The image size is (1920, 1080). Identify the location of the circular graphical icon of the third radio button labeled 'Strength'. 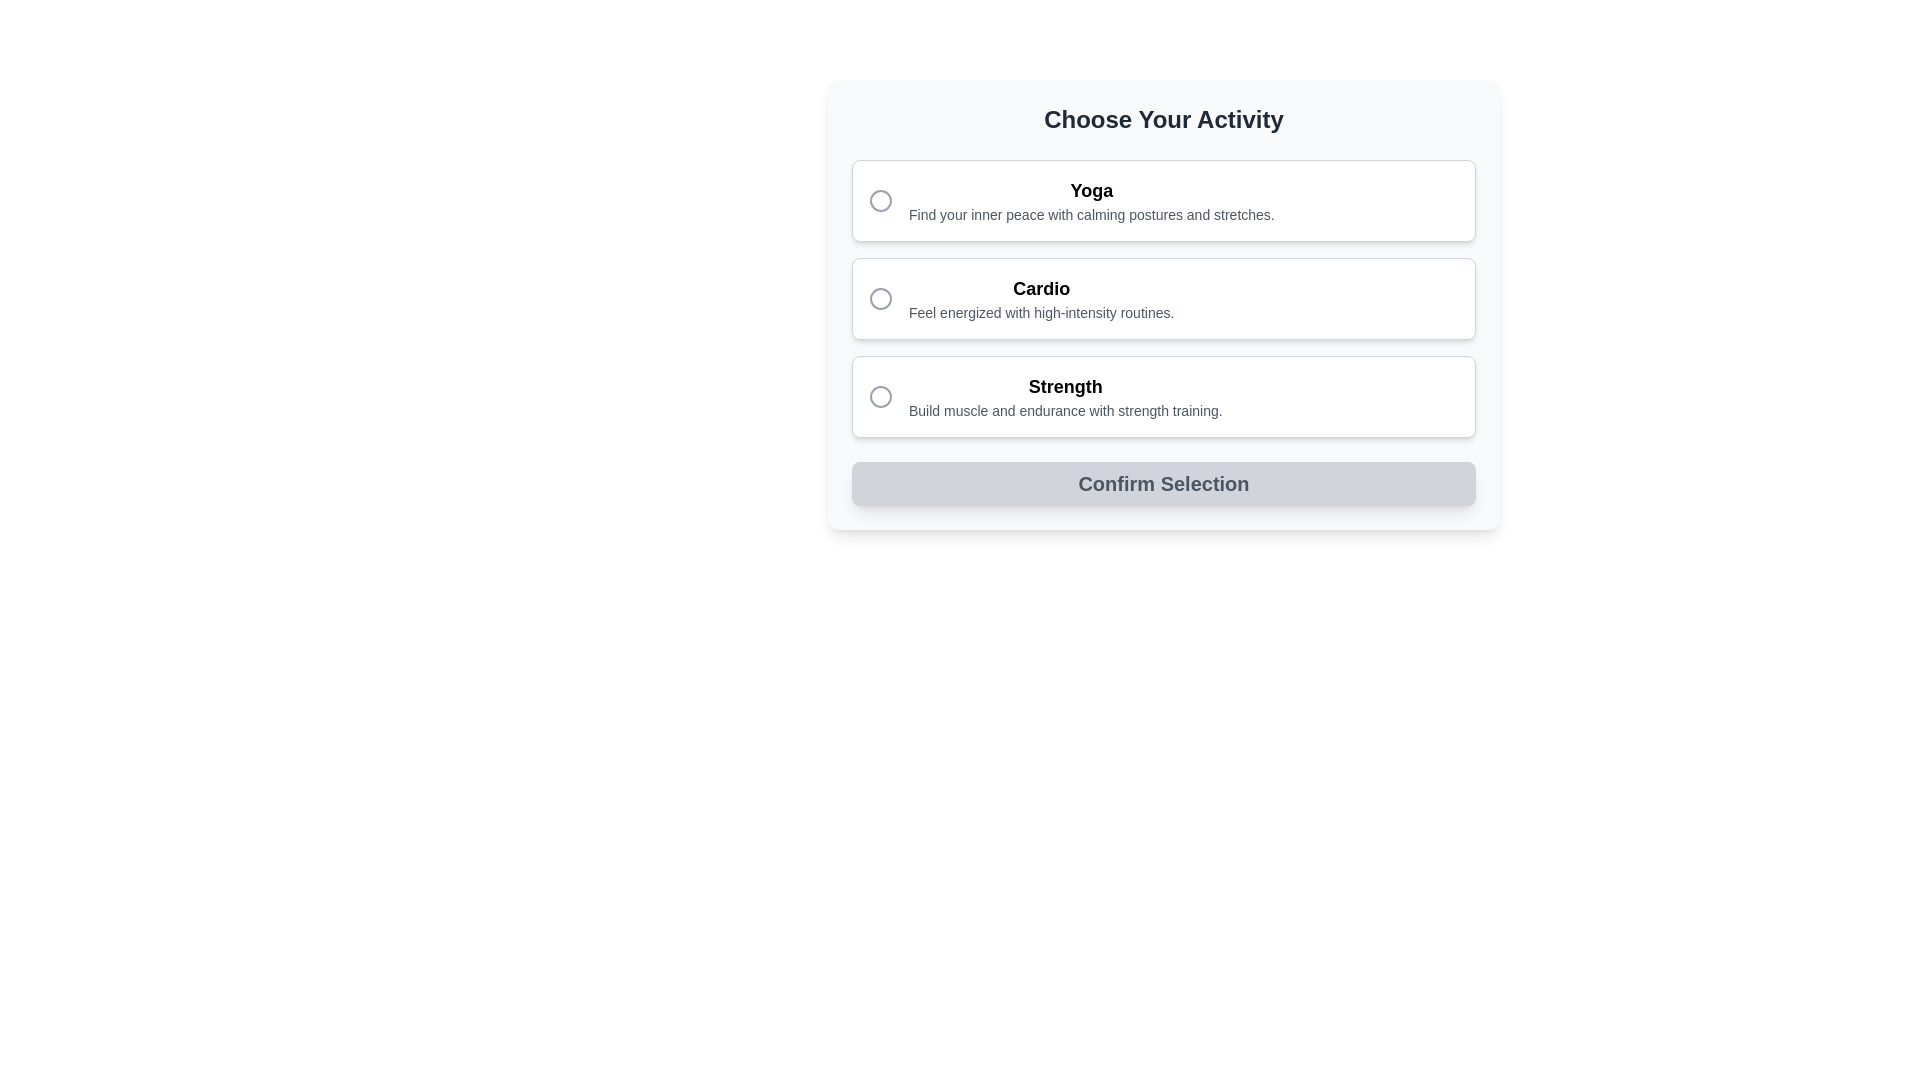
(880, 397).